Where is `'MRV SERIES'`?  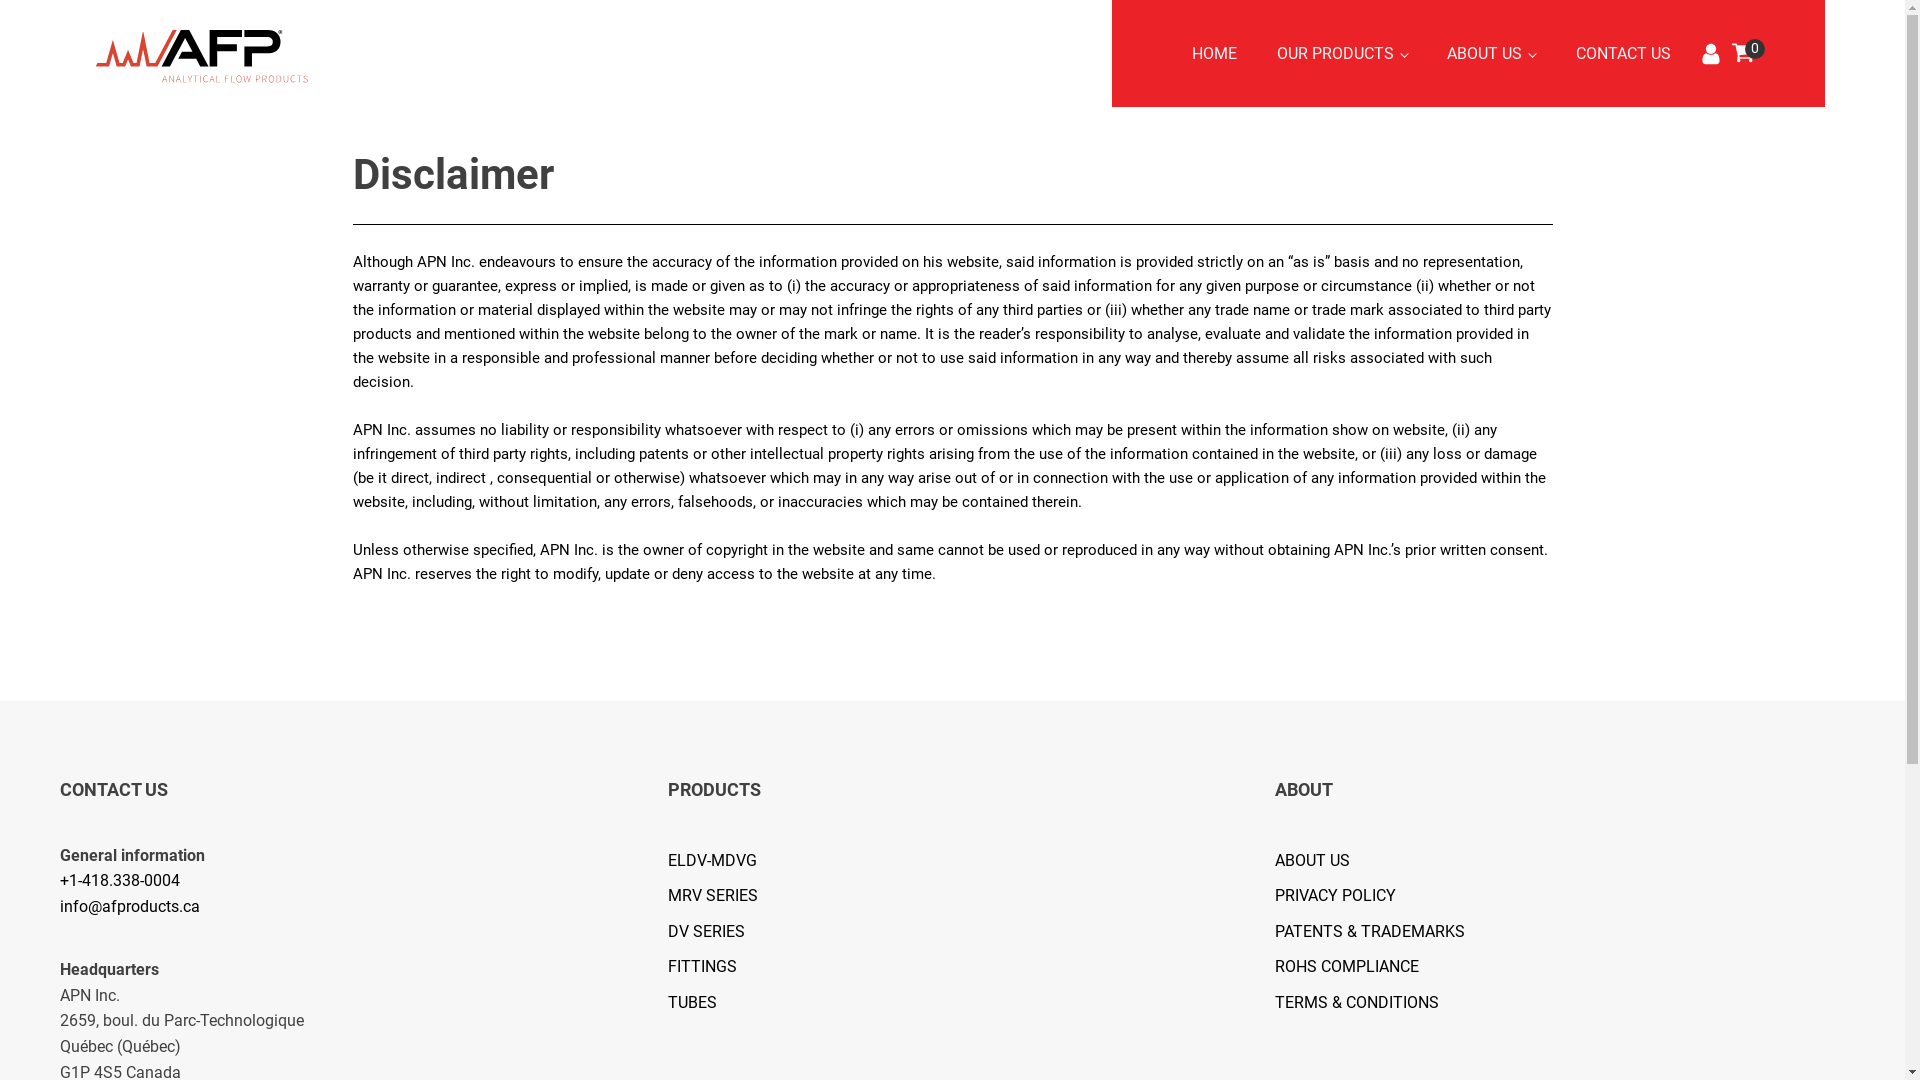 'MRV SERIES' is located at coordinates (722, 894).